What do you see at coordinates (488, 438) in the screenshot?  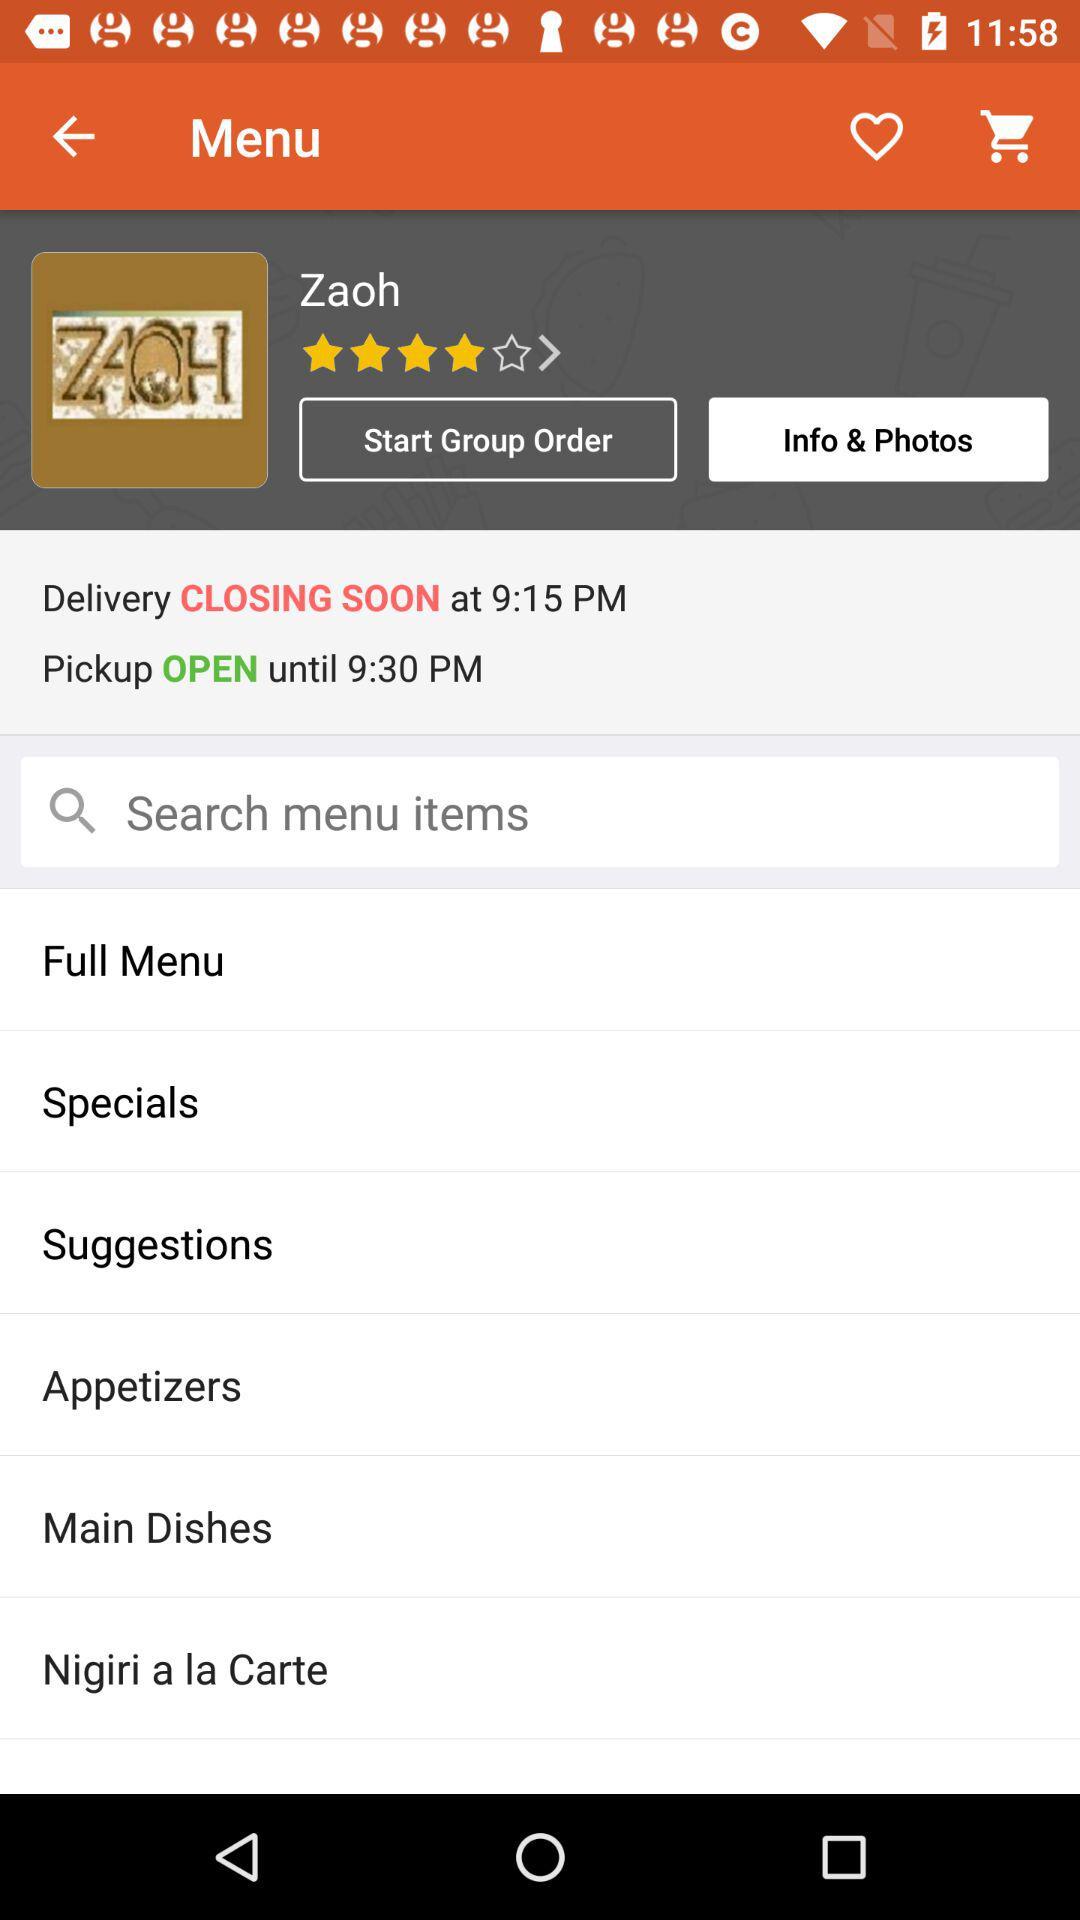 I see `the item above delivery closing soon item` at bounding box center [488, 438].